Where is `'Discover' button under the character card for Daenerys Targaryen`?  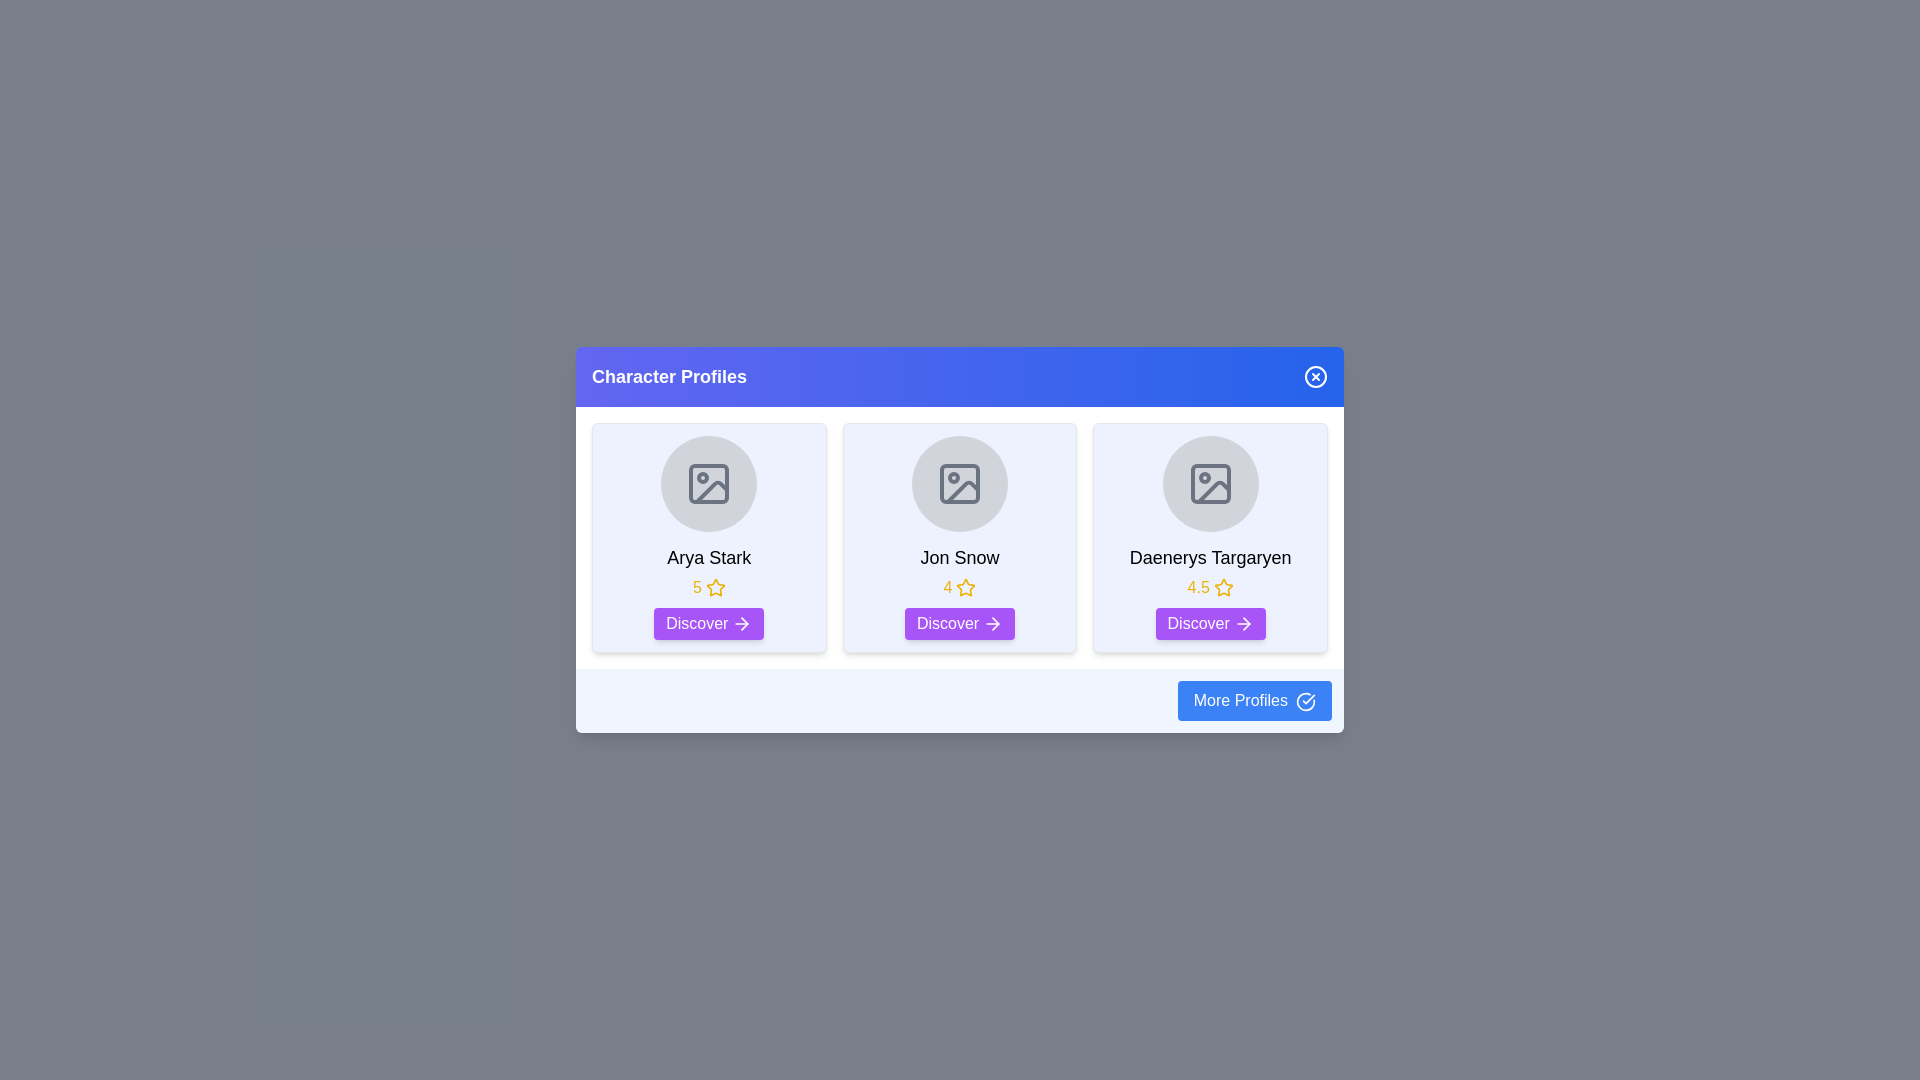 'Discover' button under the character card for Daenerys Targaryen is located at coordinates (1208, 623).